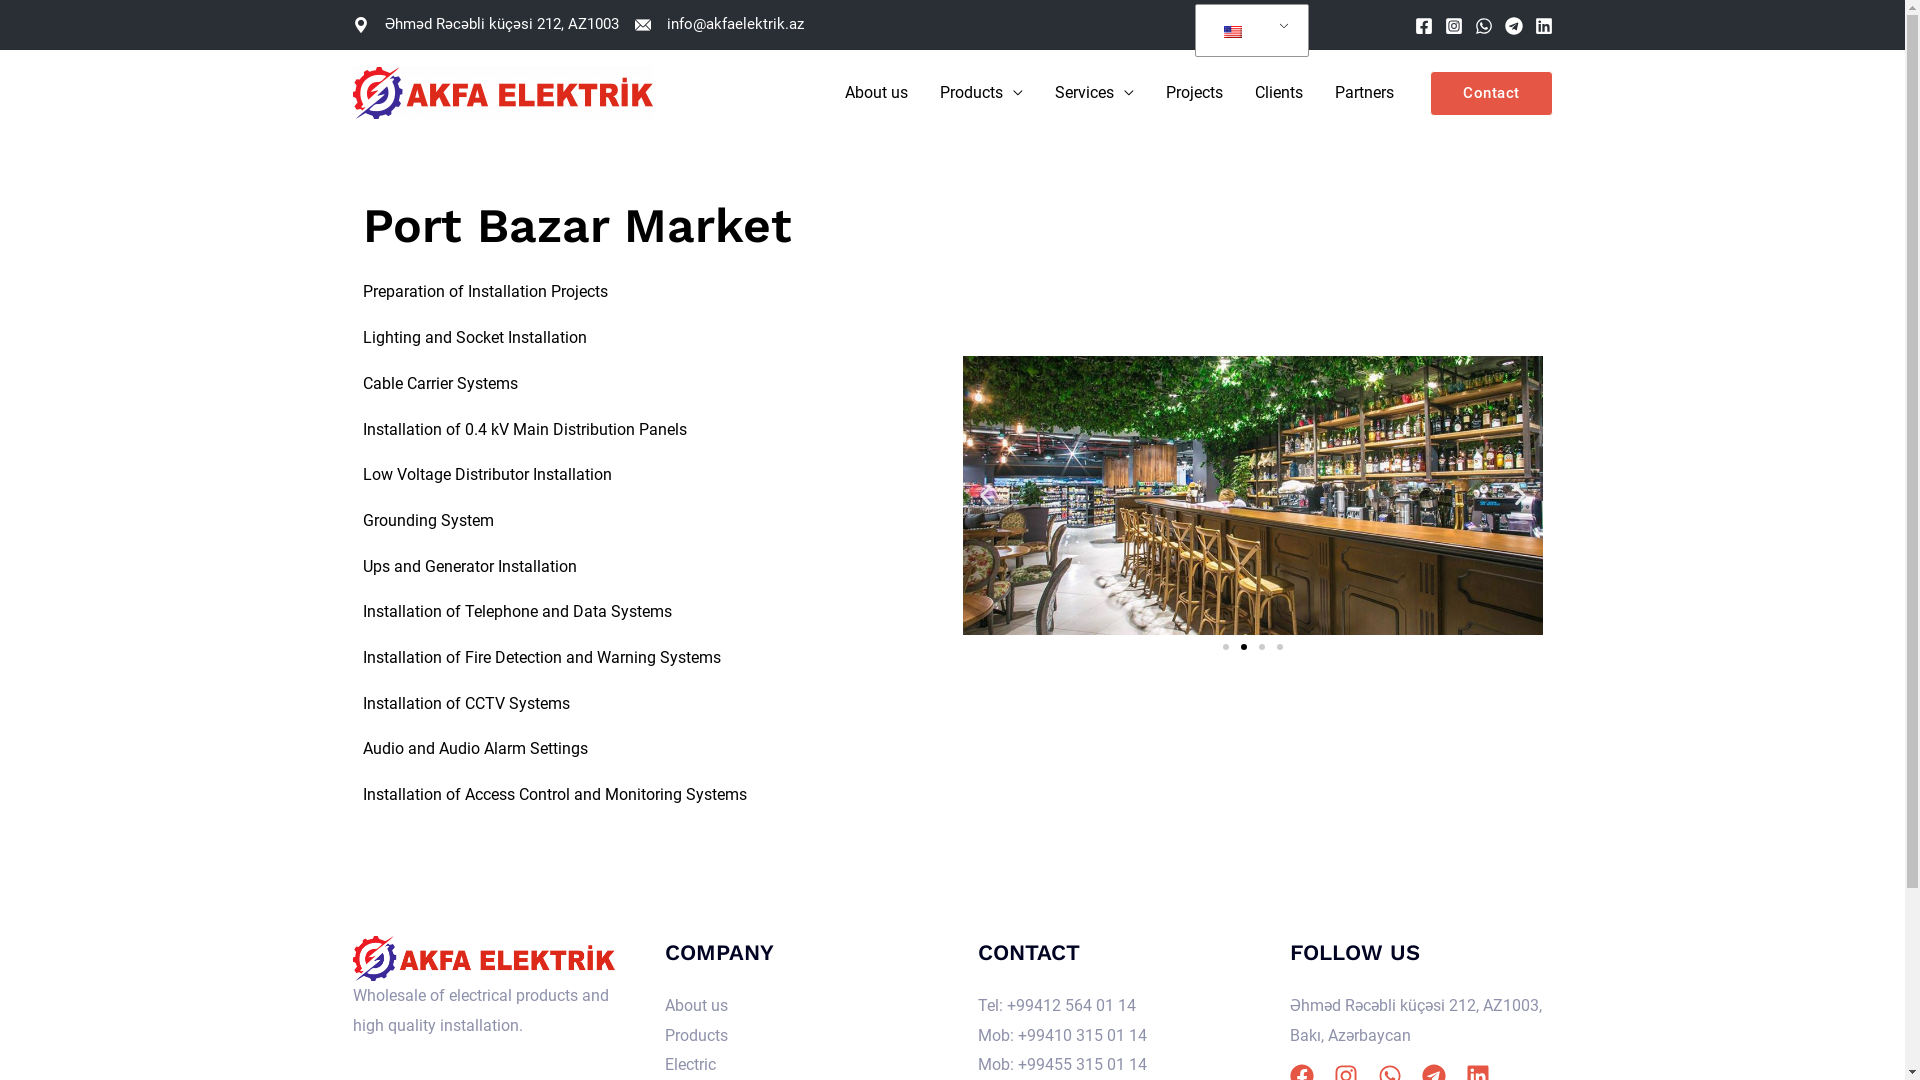 This screenshot has width=1920, height=1080. I want to click on 'Products', so click(665, 1035).